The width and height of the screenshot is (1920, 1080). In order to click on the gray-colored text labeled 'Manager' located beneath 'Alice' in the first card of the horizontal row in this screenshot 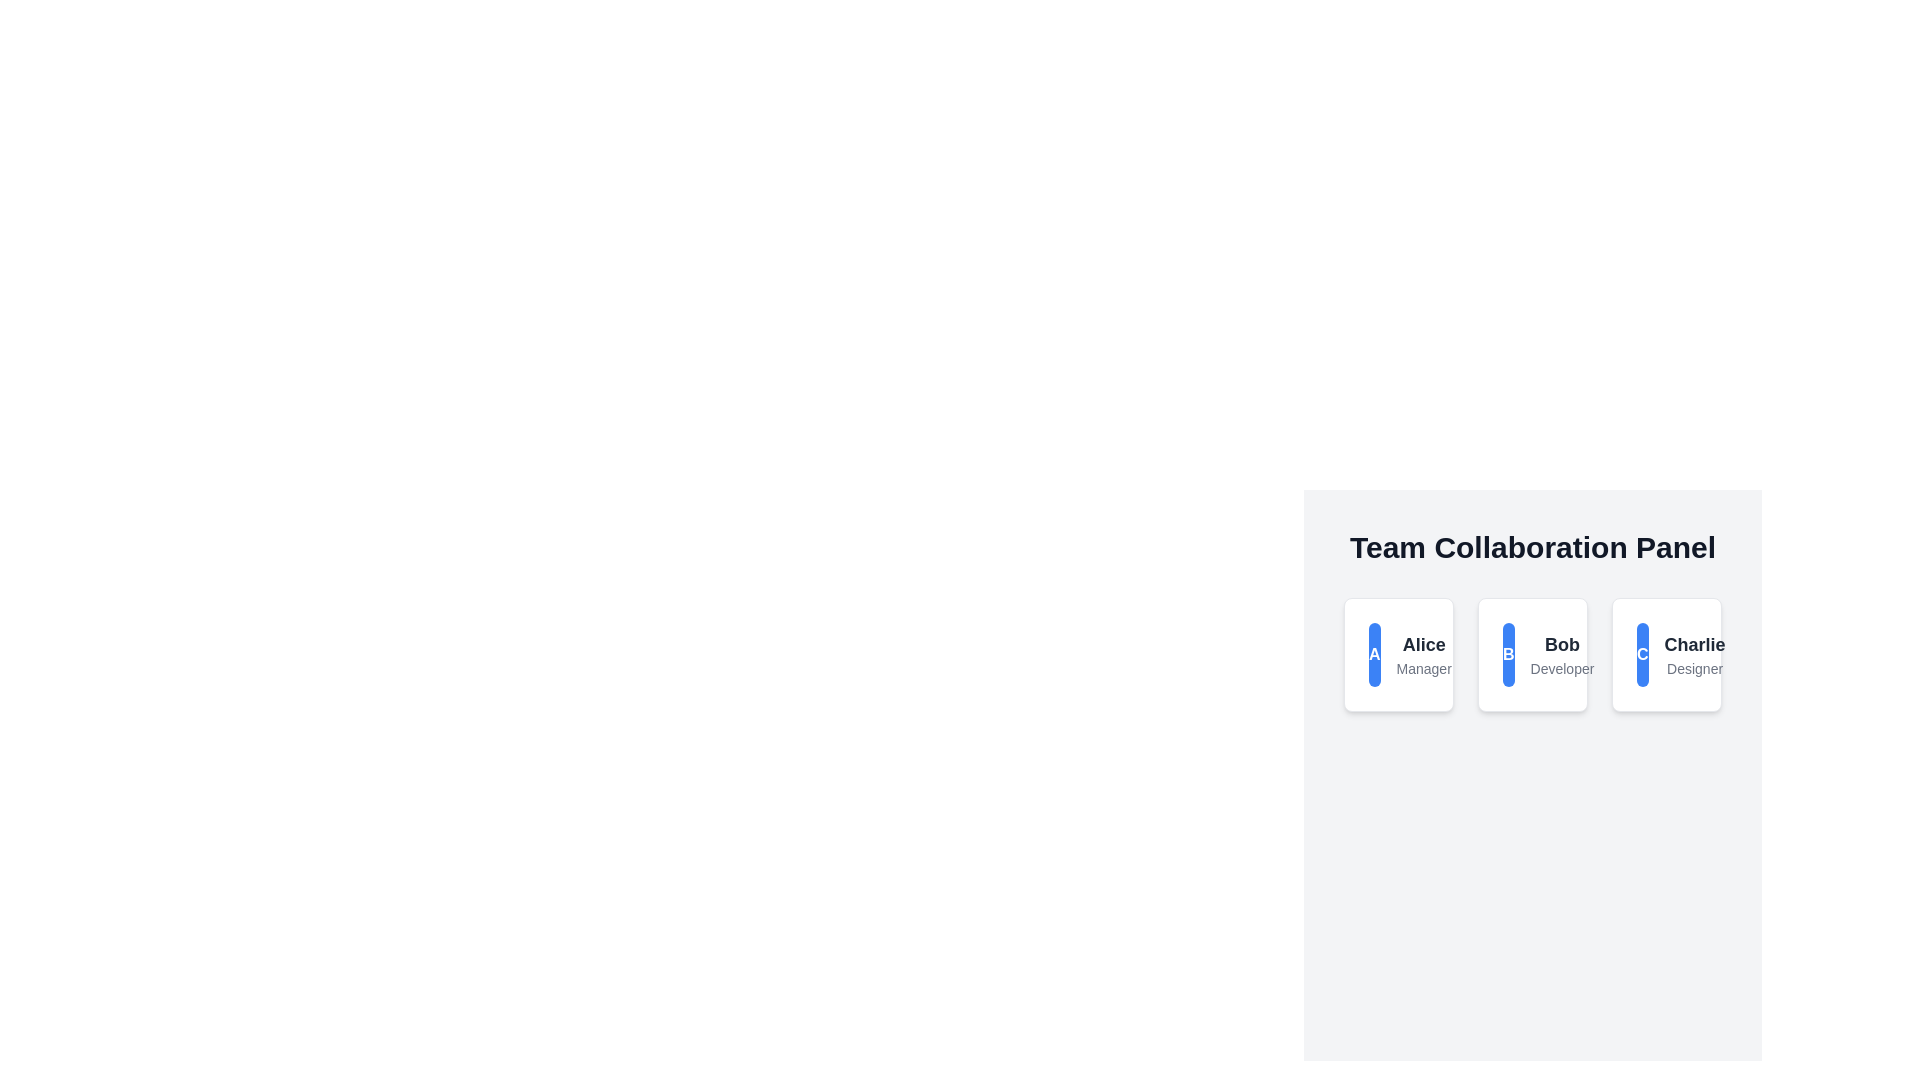, I will do `click(1423, 668)`.